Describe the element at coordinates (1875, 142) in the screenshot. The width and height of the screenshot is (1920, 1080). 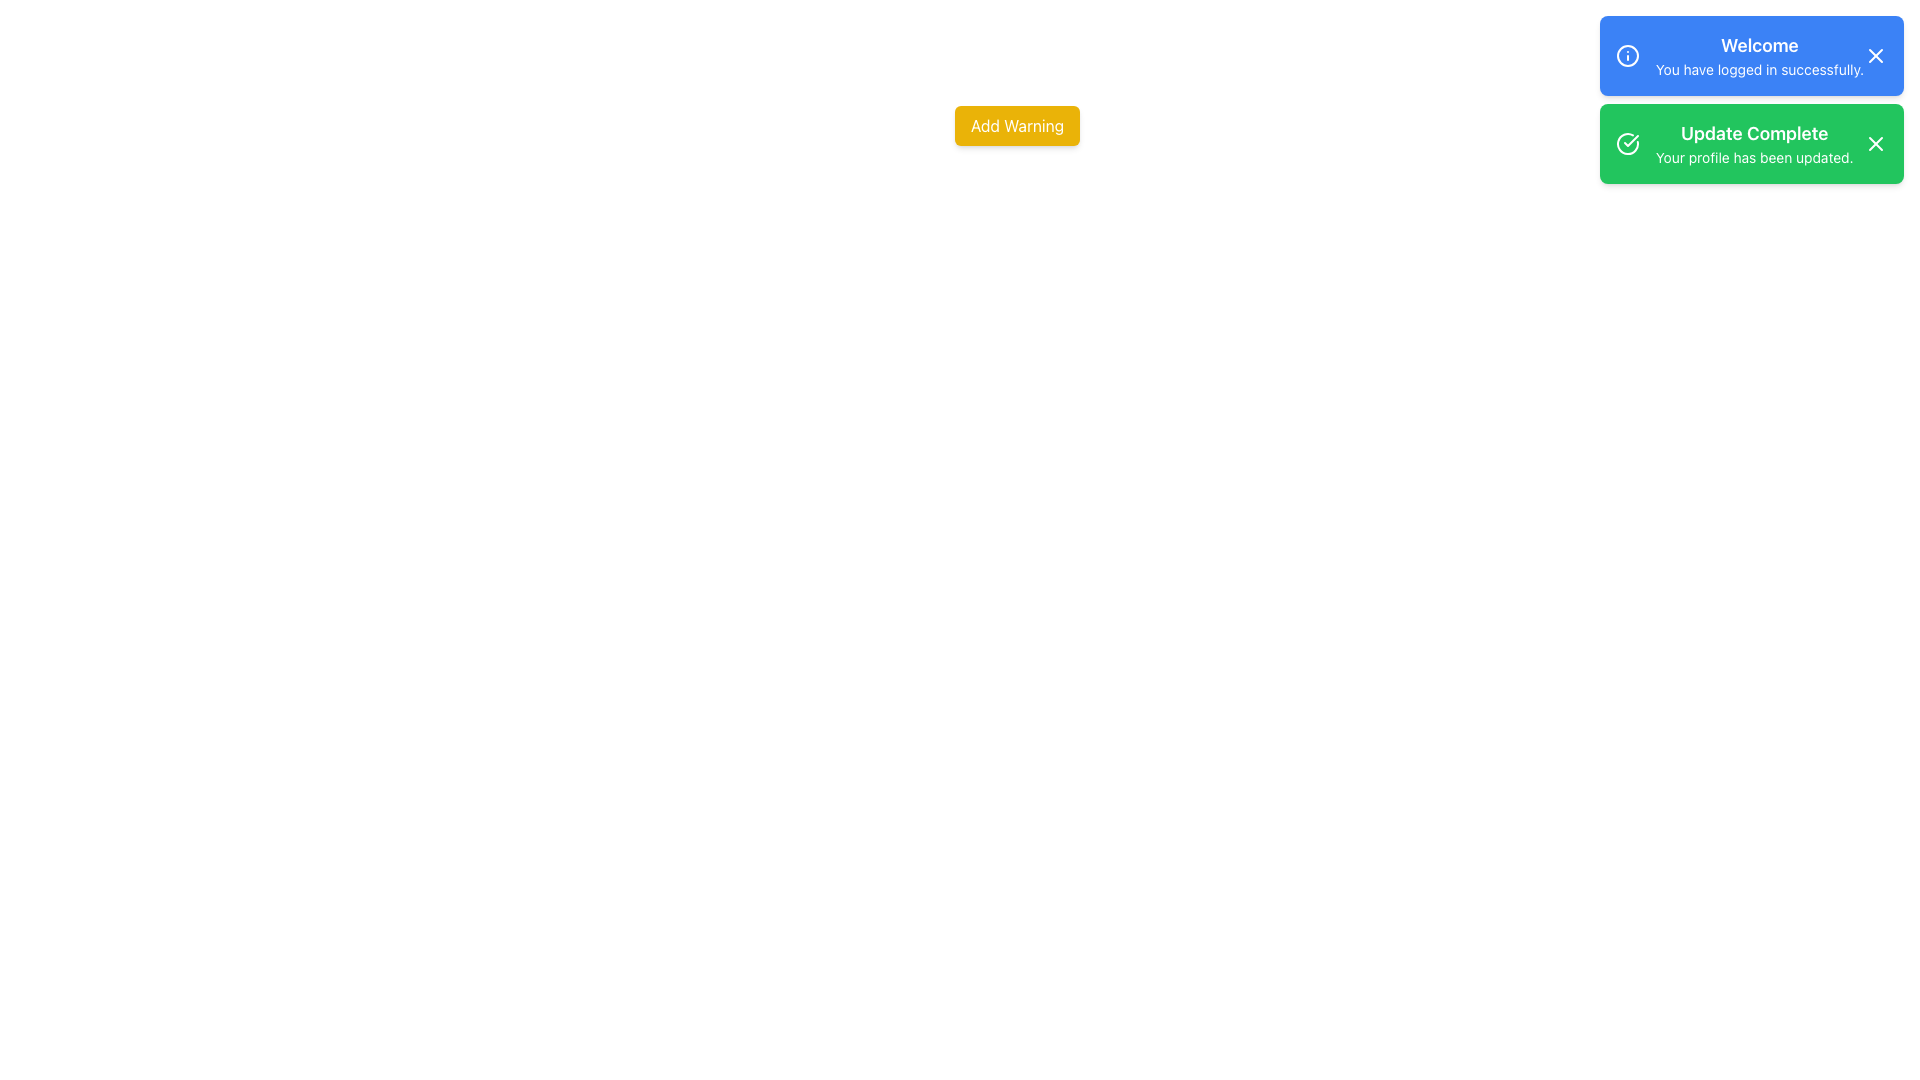
I see `the close button located in the top-right corner of the blue notification card that displays the text 'Welcome You have logged in successfully.'` at that location.